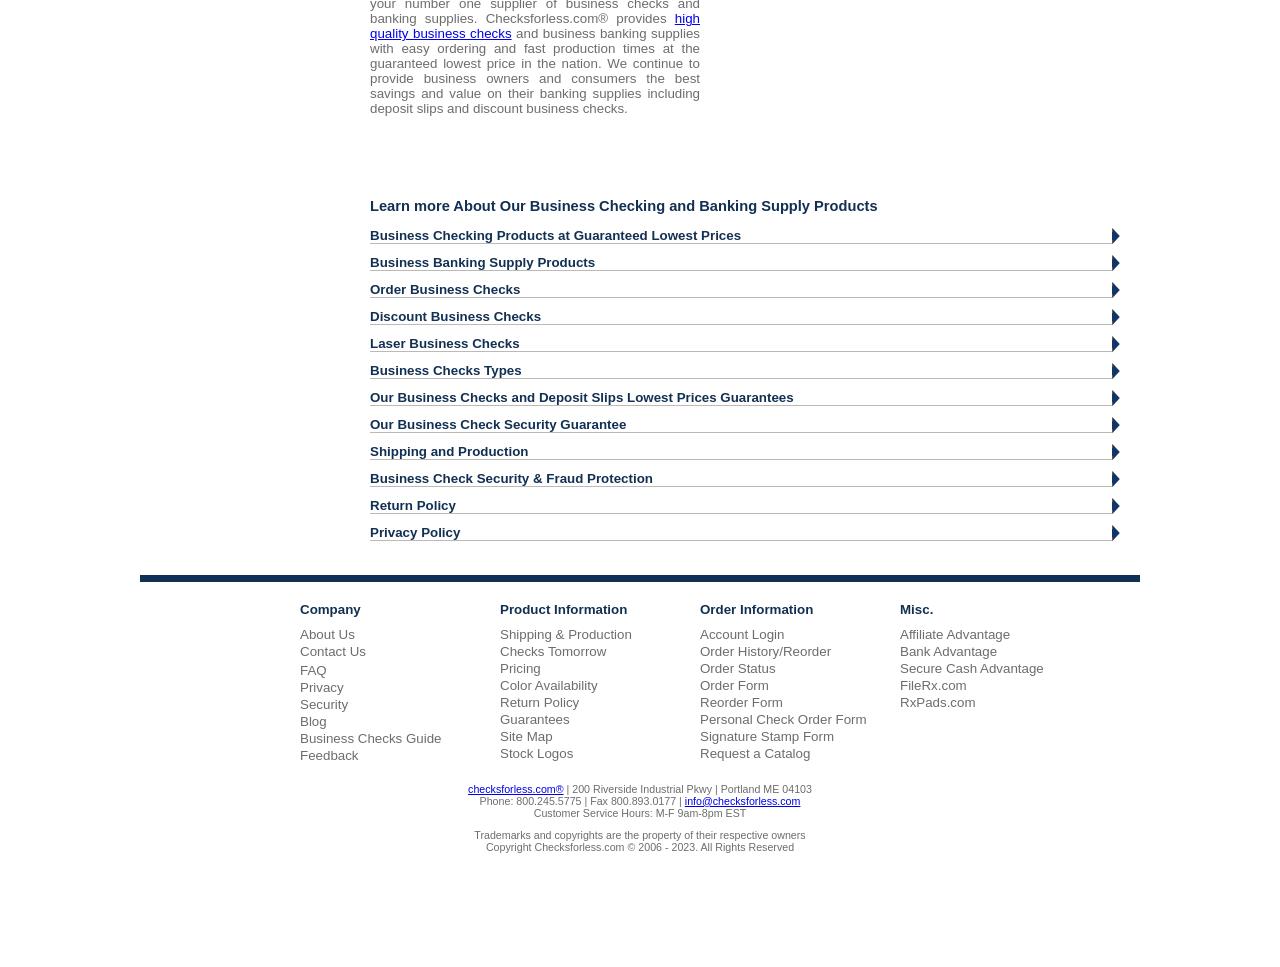 The image size is (1280, 967). I want to click on 'Our Business Check Security Guarantee', so click(498, 422).